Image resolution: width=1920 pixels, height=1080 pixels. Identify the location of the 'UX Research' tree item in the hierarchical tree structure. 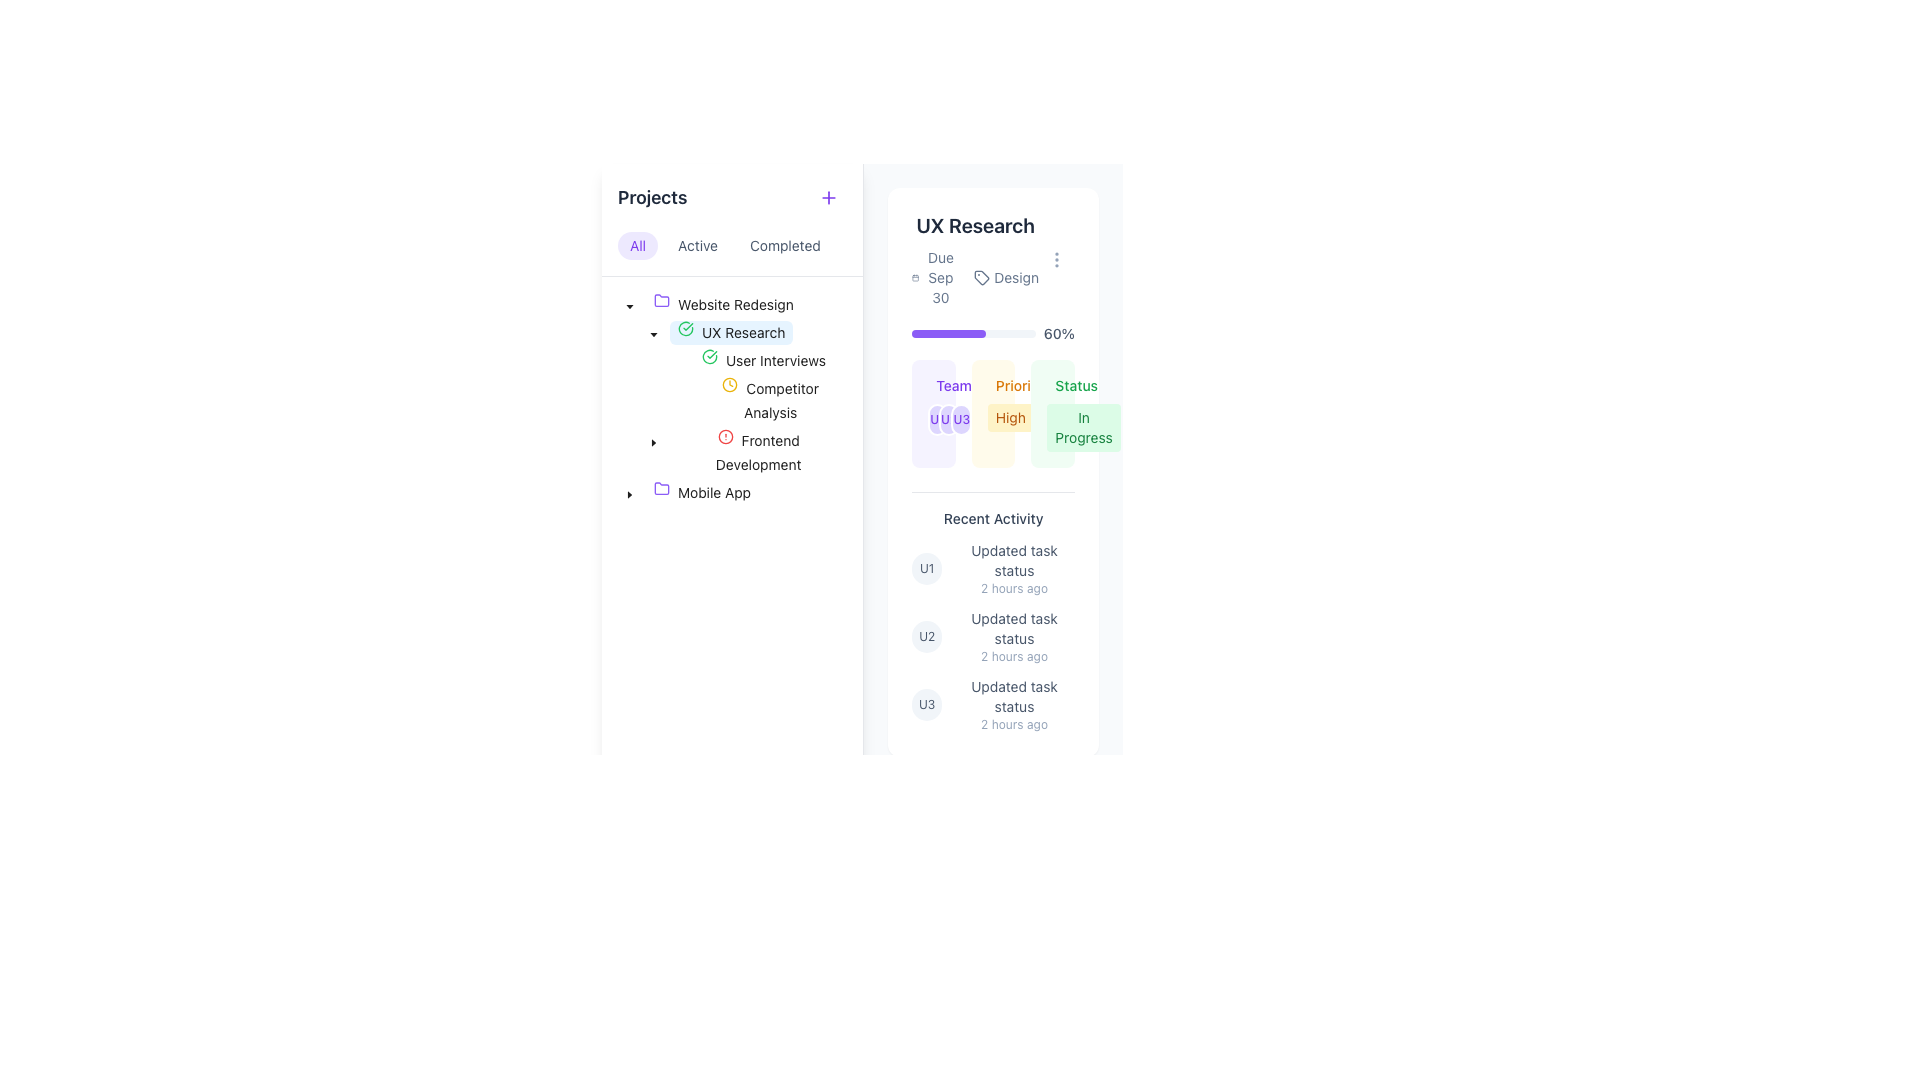
(730, 331).